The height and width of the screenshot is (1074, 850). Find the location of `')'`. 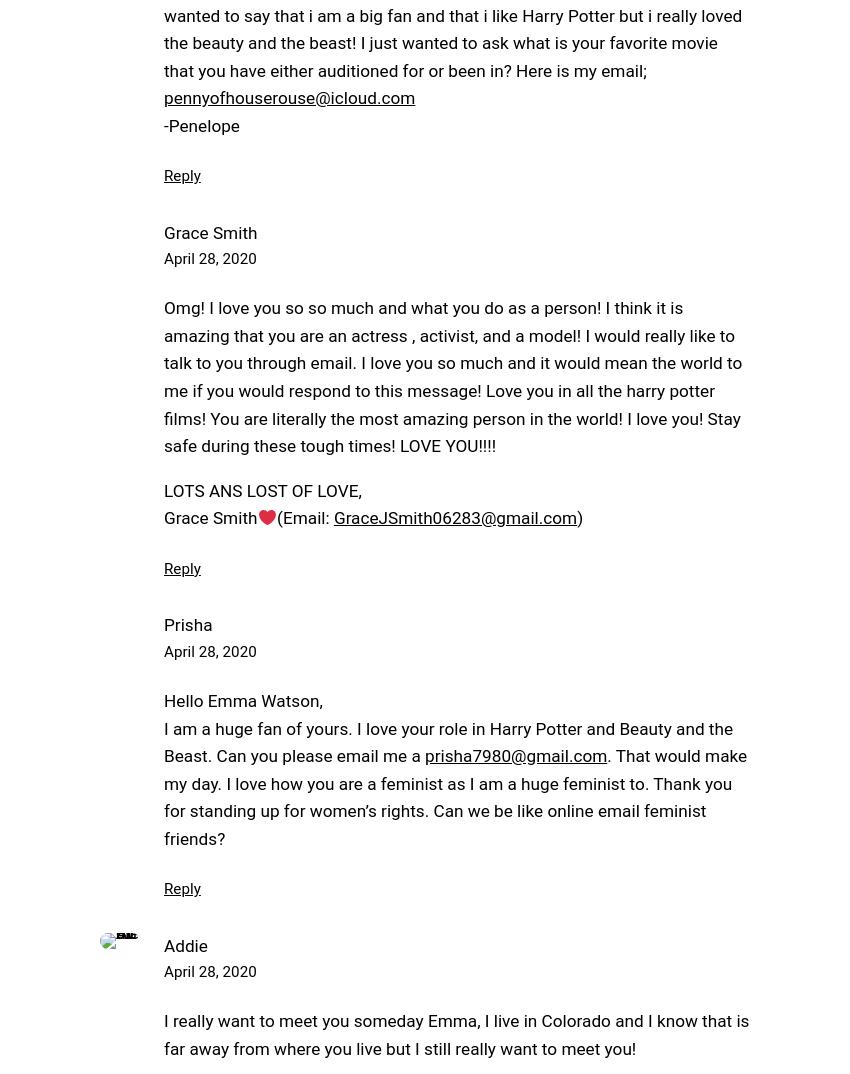

')' is located at coordinates (580, 517).